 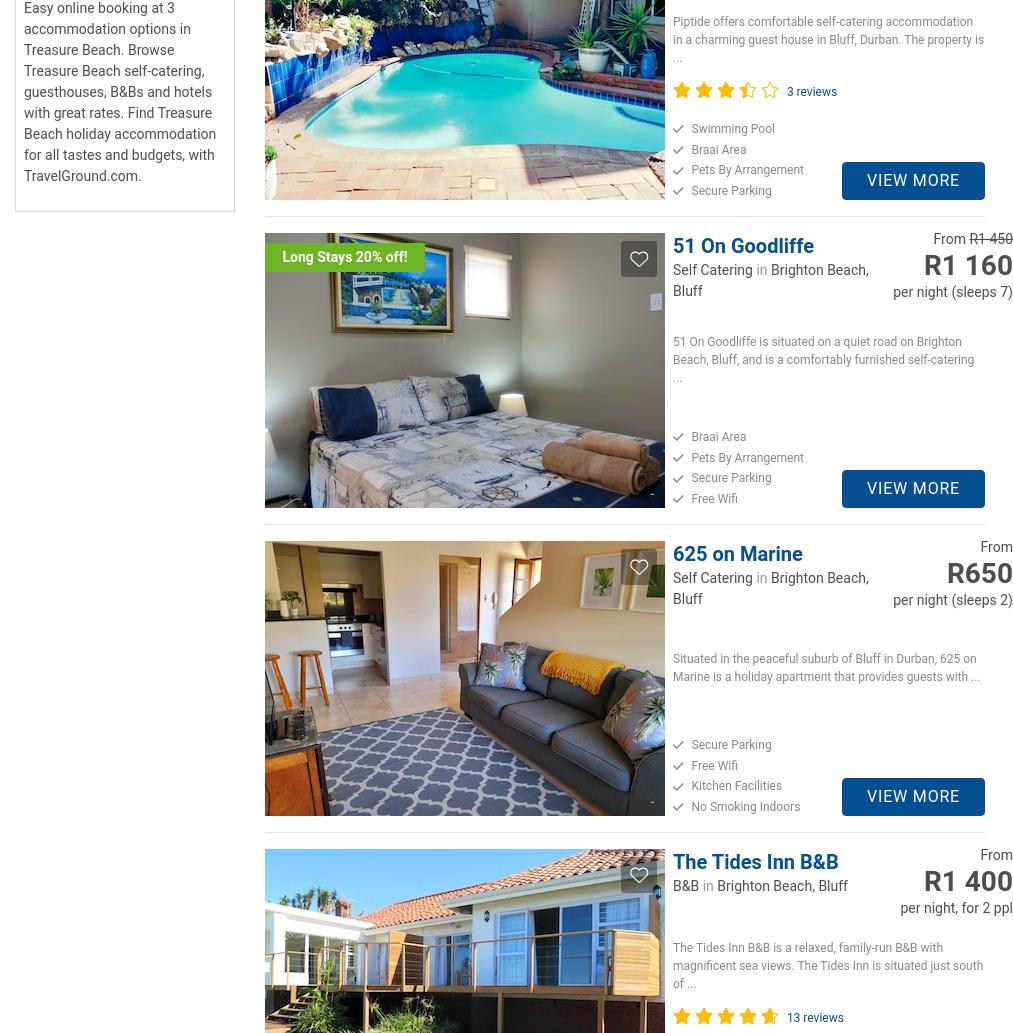 I want to click on 'The Tides Inn B&B is a relaxed, family-run B&B with magnificent sea views. The Tides Inn is situated just south of ...', so click(x=827, y=964).